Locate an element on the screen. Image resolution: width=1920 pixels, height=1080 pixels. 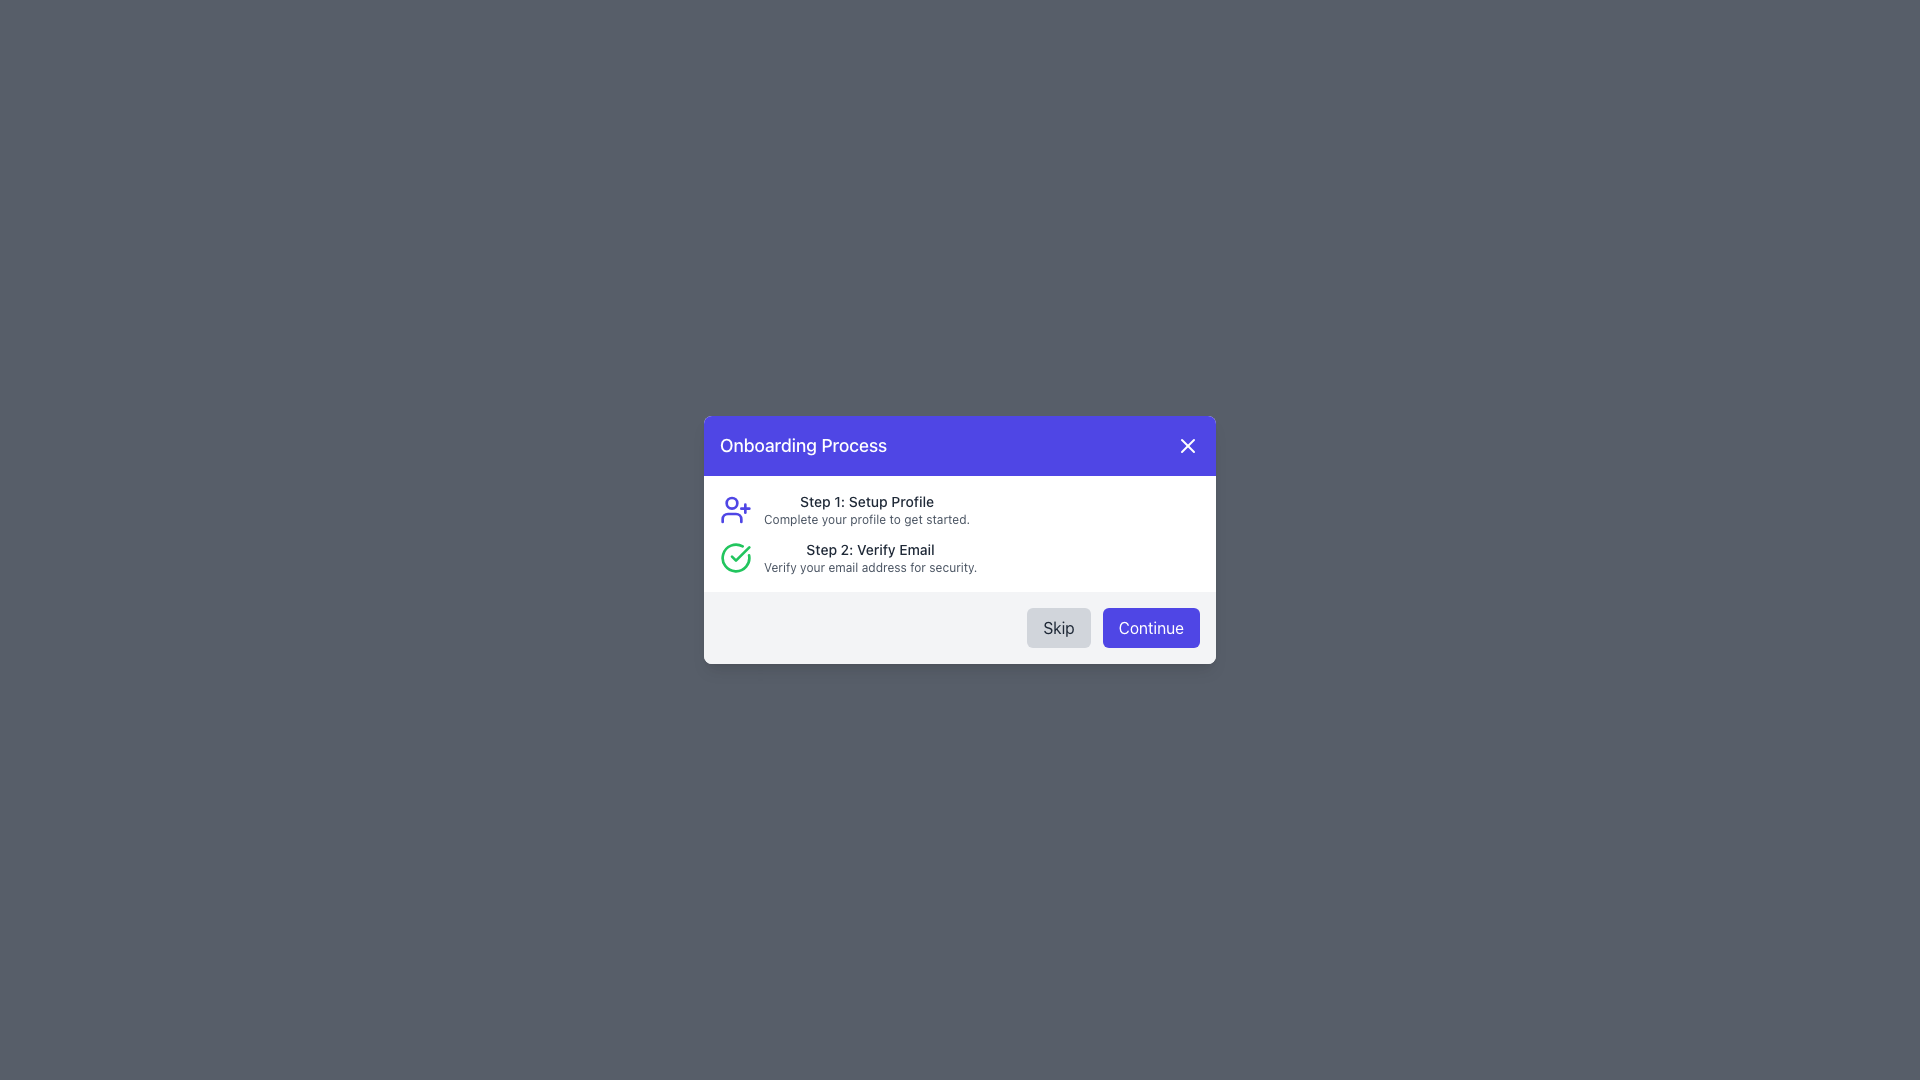
the small circular shape within the SVG graphic that represents a user-themed icon in the top-left corner of the onboarding modal is located at coordinates (730, 501).